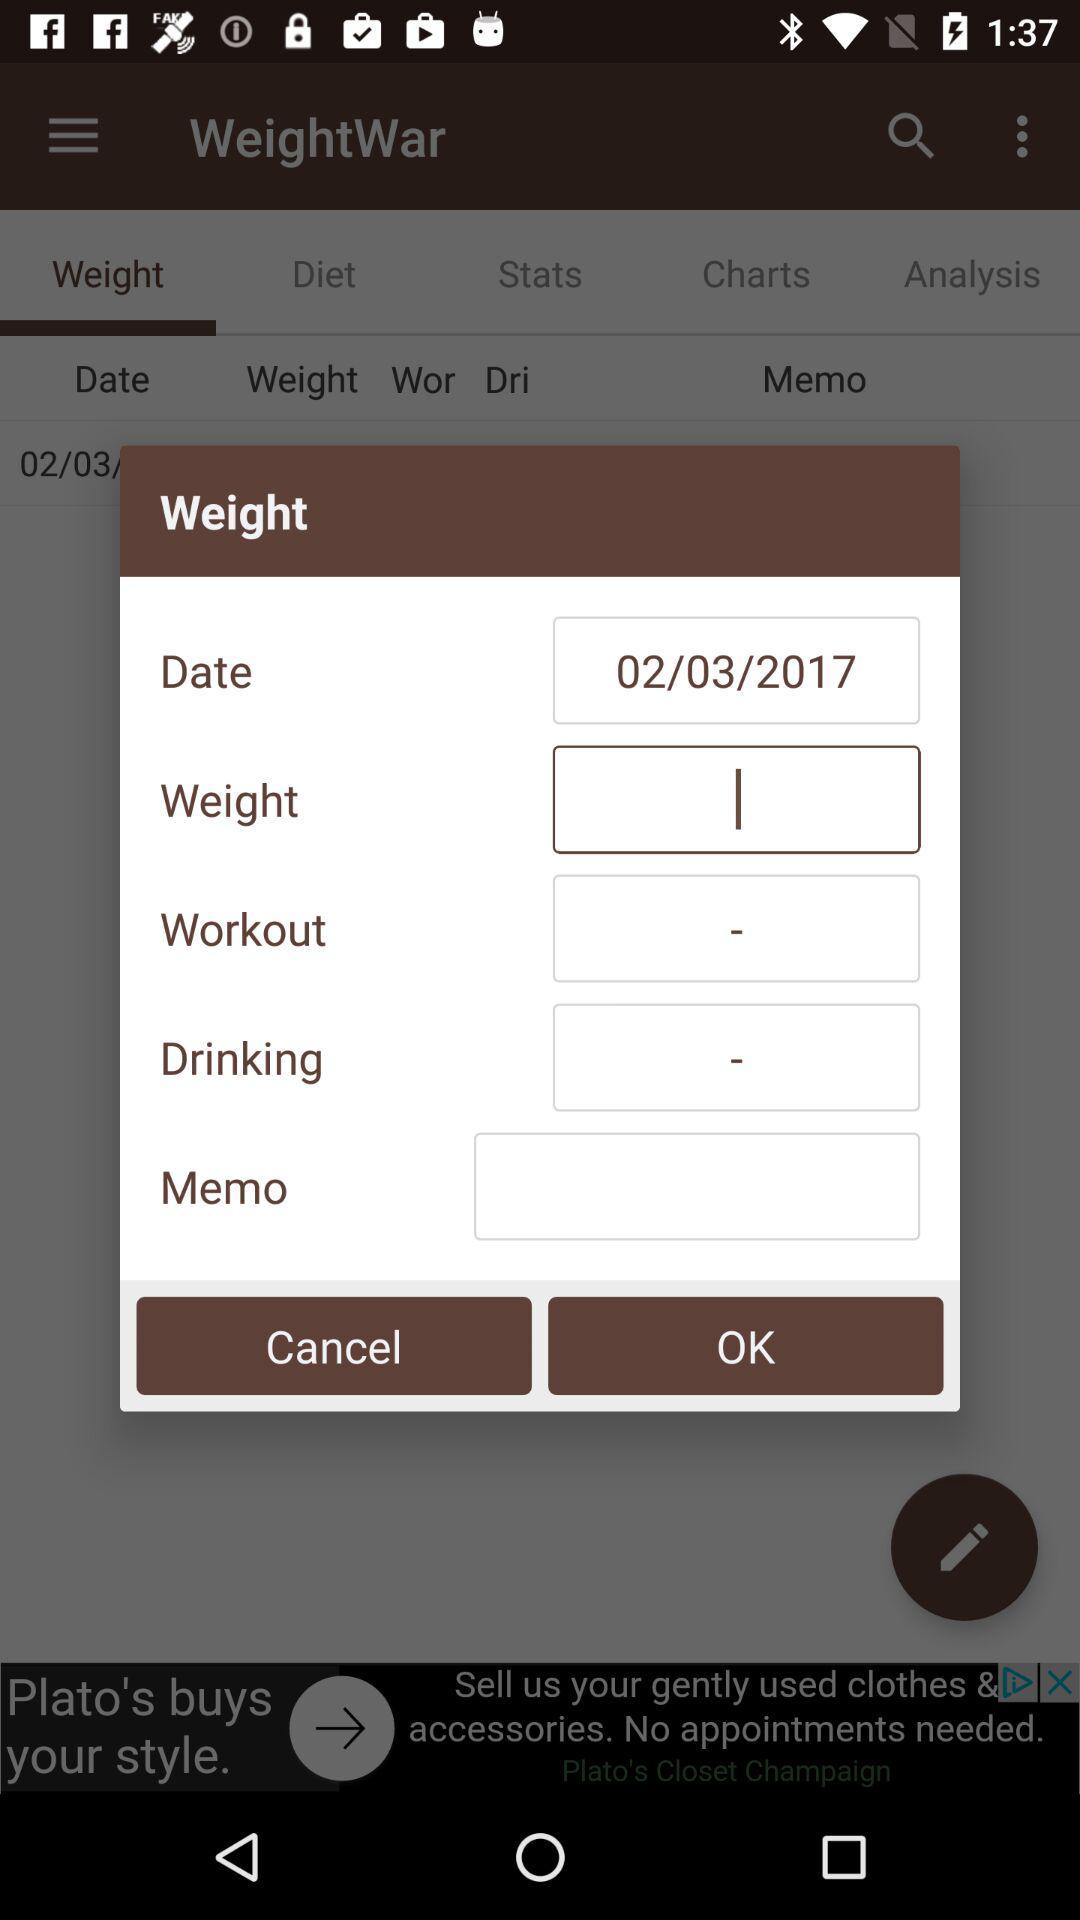  I want to click on the icon next to ok item, so click(333, 1345).